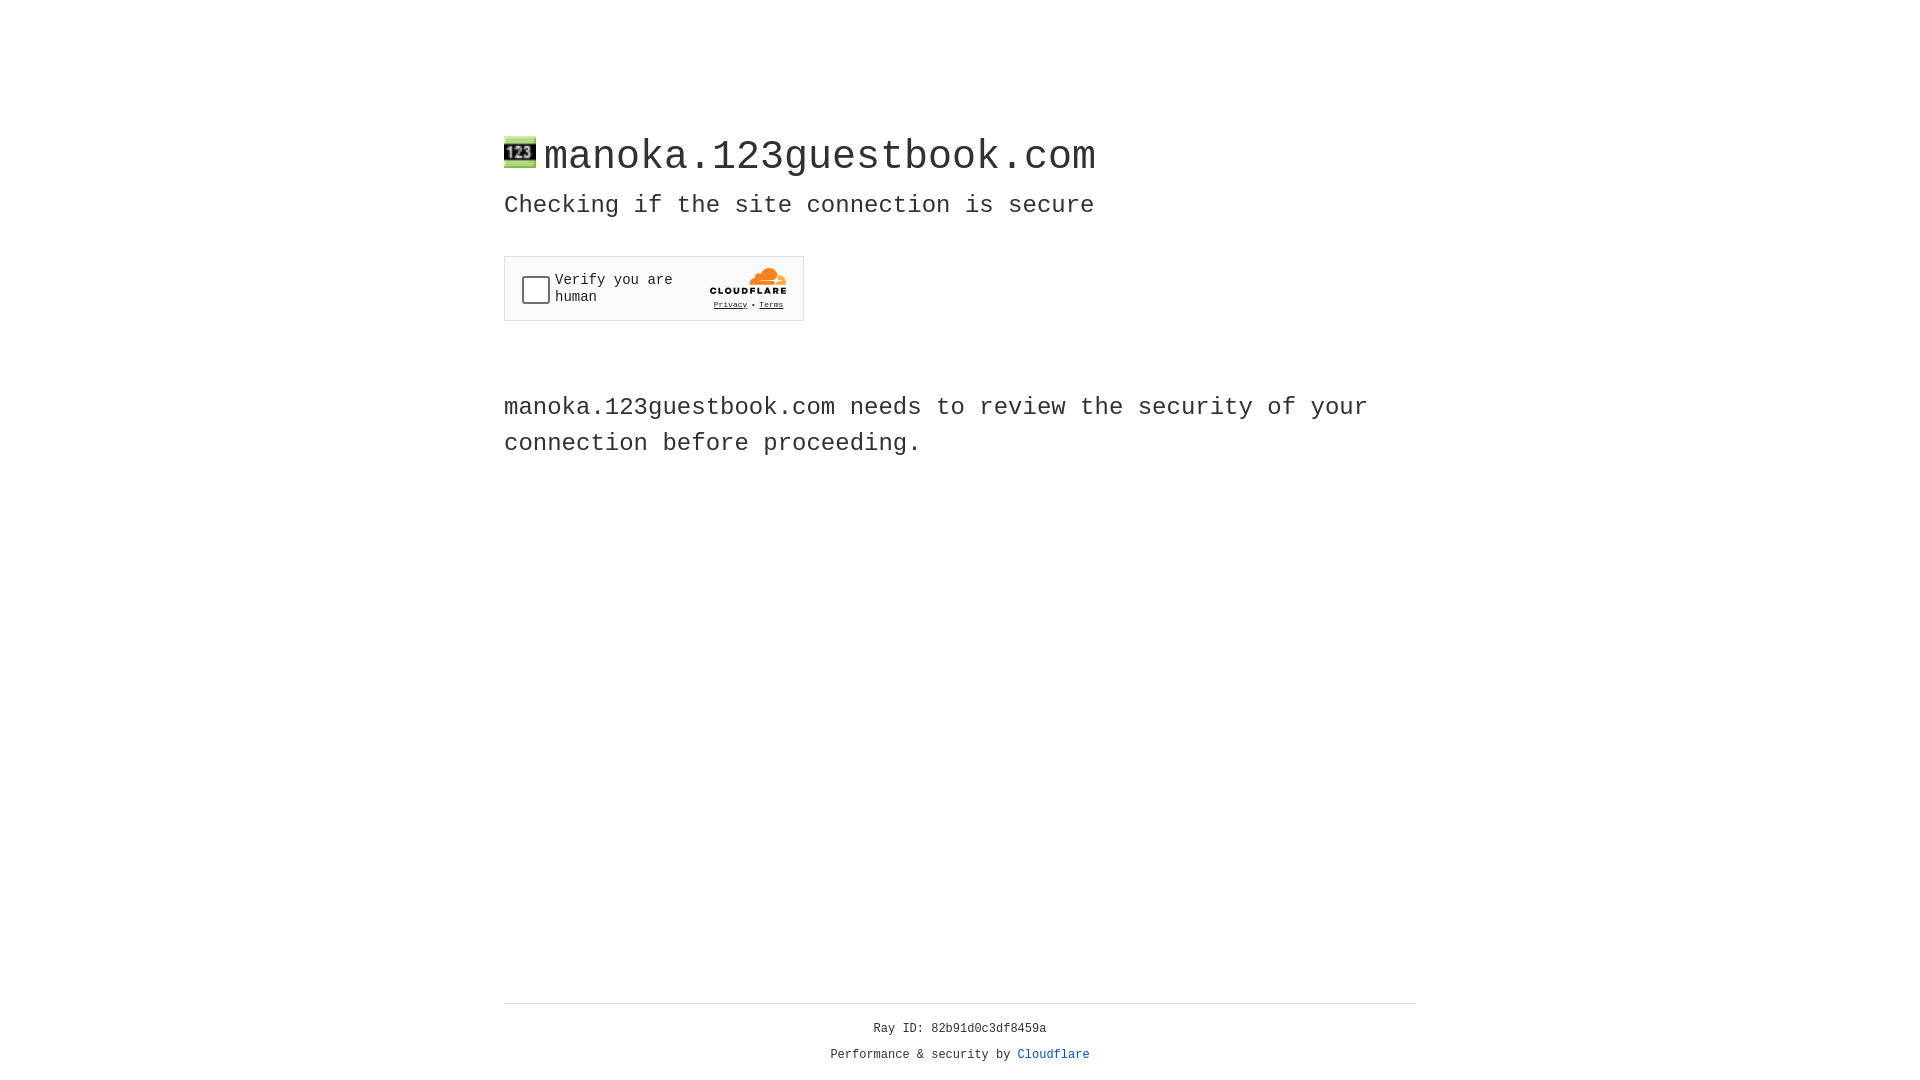  What do you see at coordinates (1053, 1054) in the screenshot?
I see `'Cloudflare'` at bounding box center [1053, 1054].